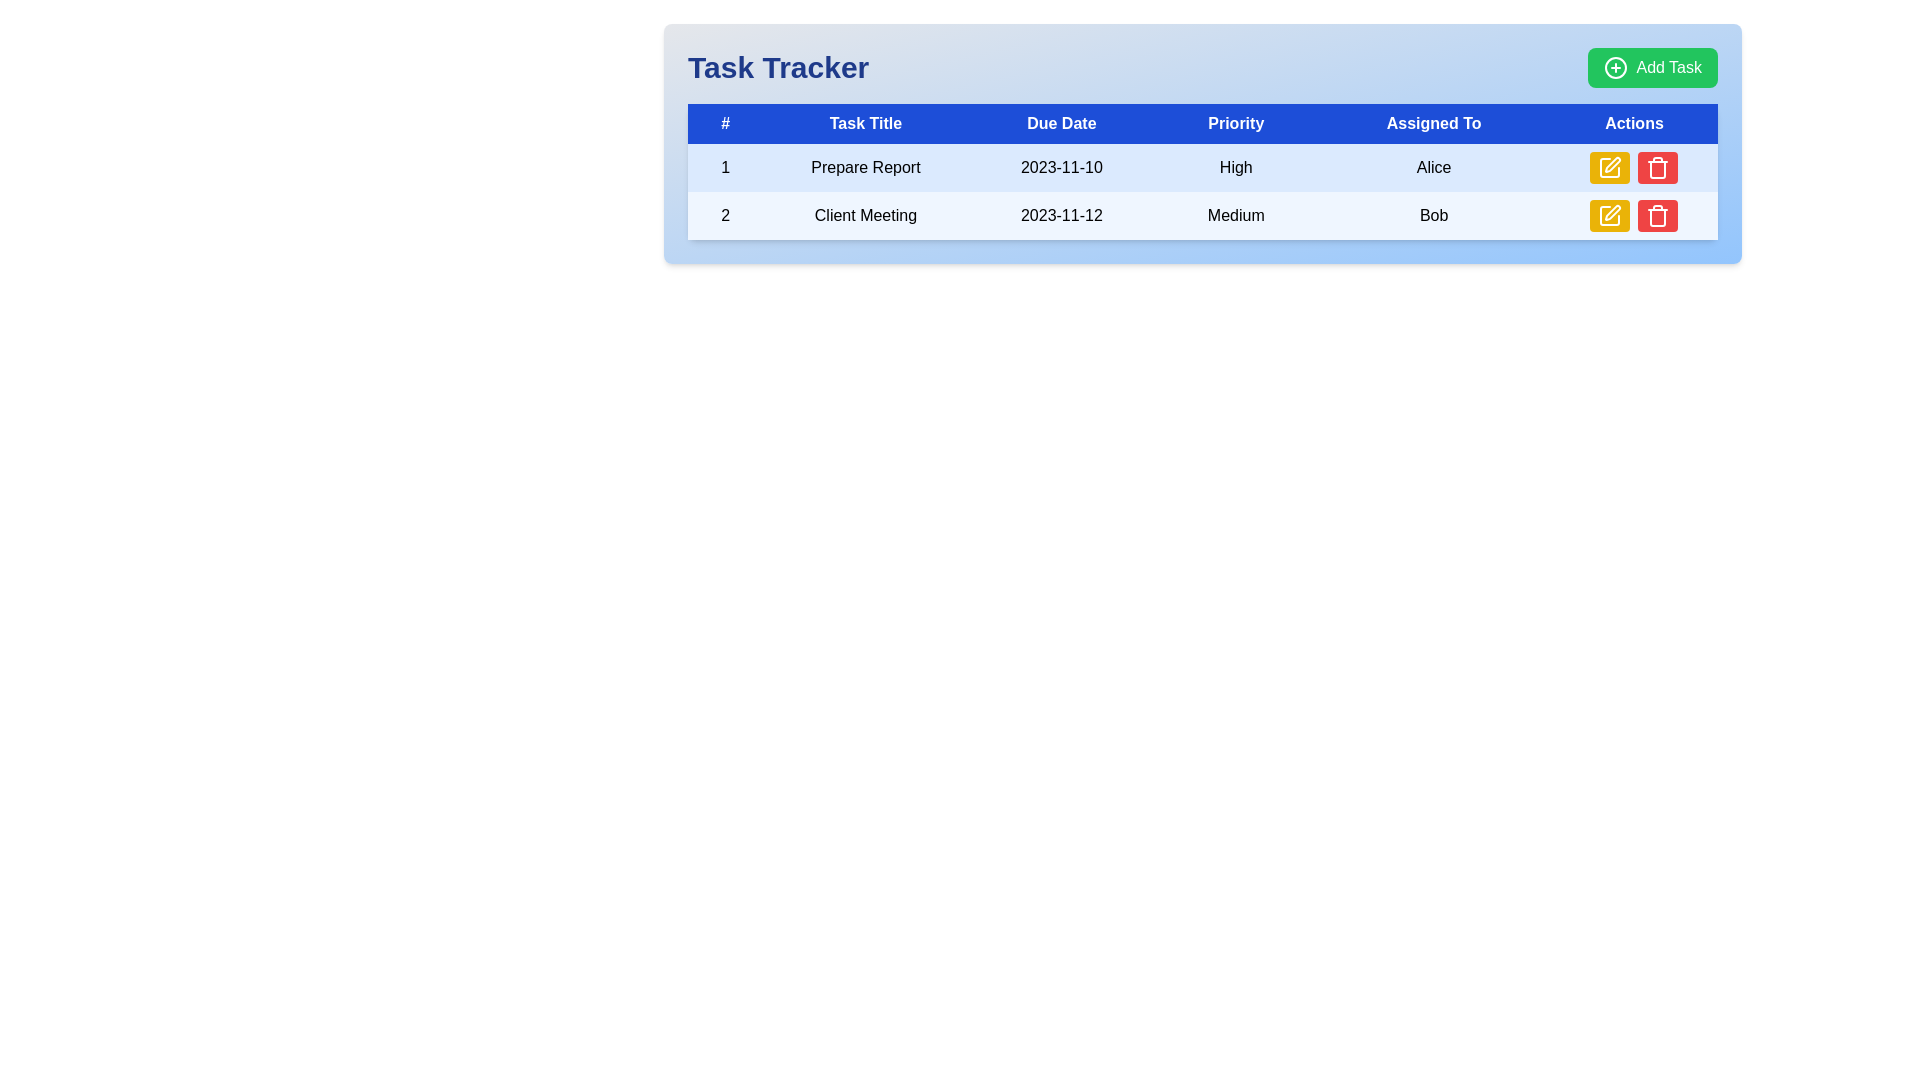 Image resolution: width=1920 pixels, height=1080 pixels. What do you see at coordinates (1616, 67) in the screenshot?
I see `the SVG Circle element located to the left of the 'Add Task' button at the top-right corner of the interface, which signifies adding a new task or item` at bounding box center [1616, 67].